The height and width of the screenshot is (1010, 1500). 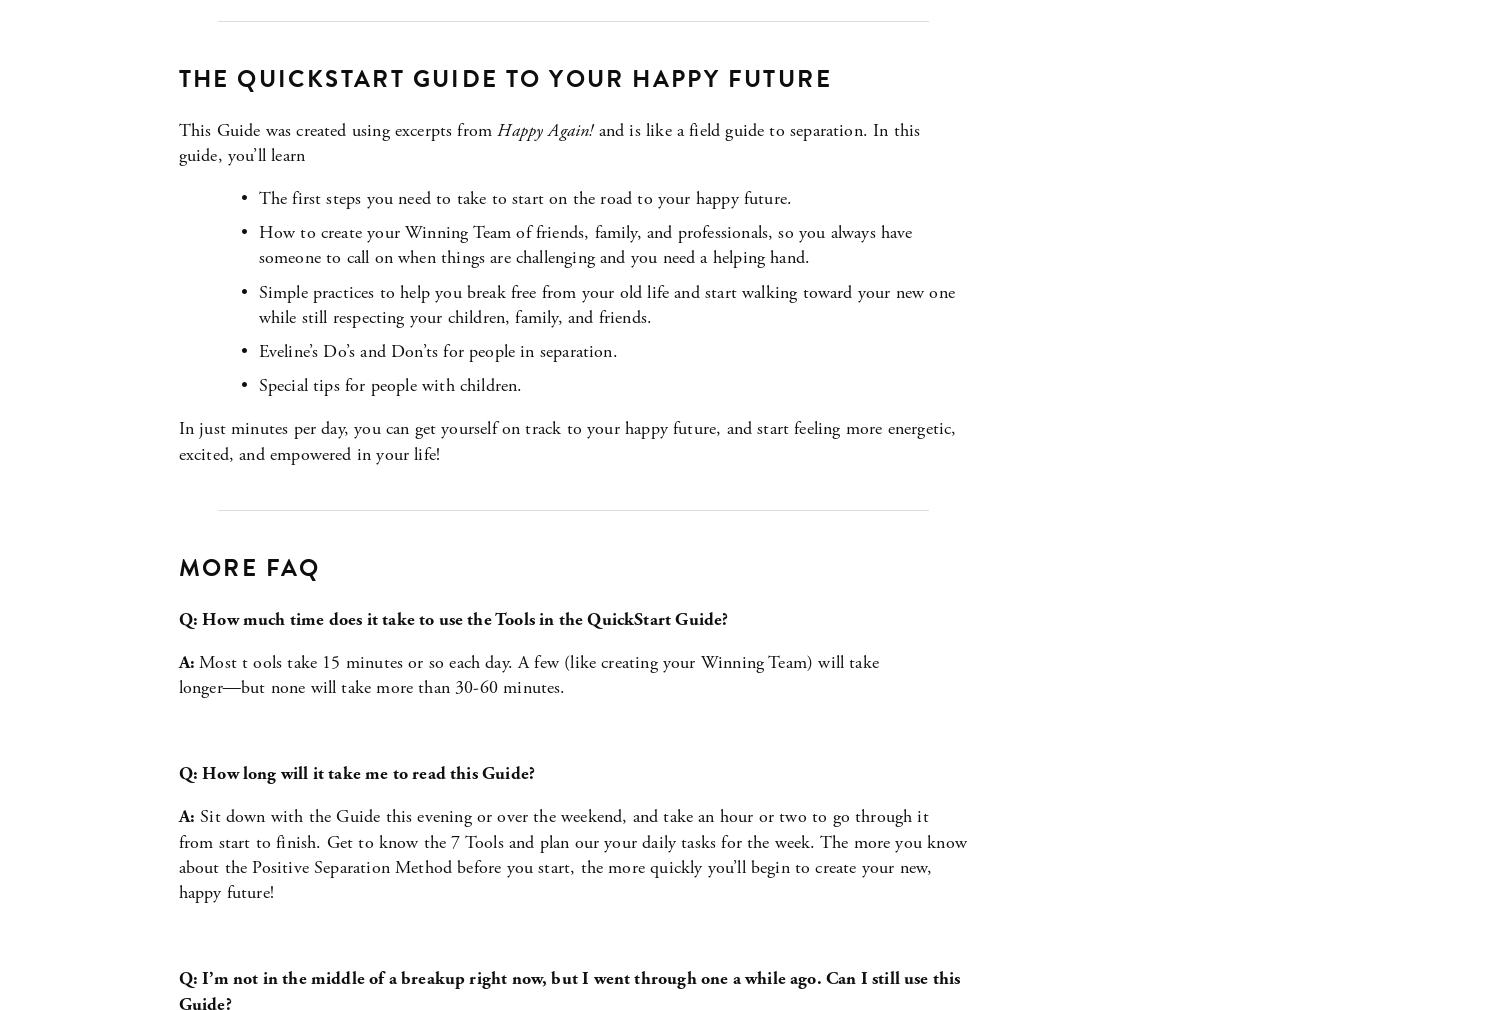 What do you see at coordinates (608, 304) in the screenshot?
I see `'Simple practices to help you break free from your old life and start walking toward your new one while still respecting your children, family, and friends.'` at bounding box center [608, 304].